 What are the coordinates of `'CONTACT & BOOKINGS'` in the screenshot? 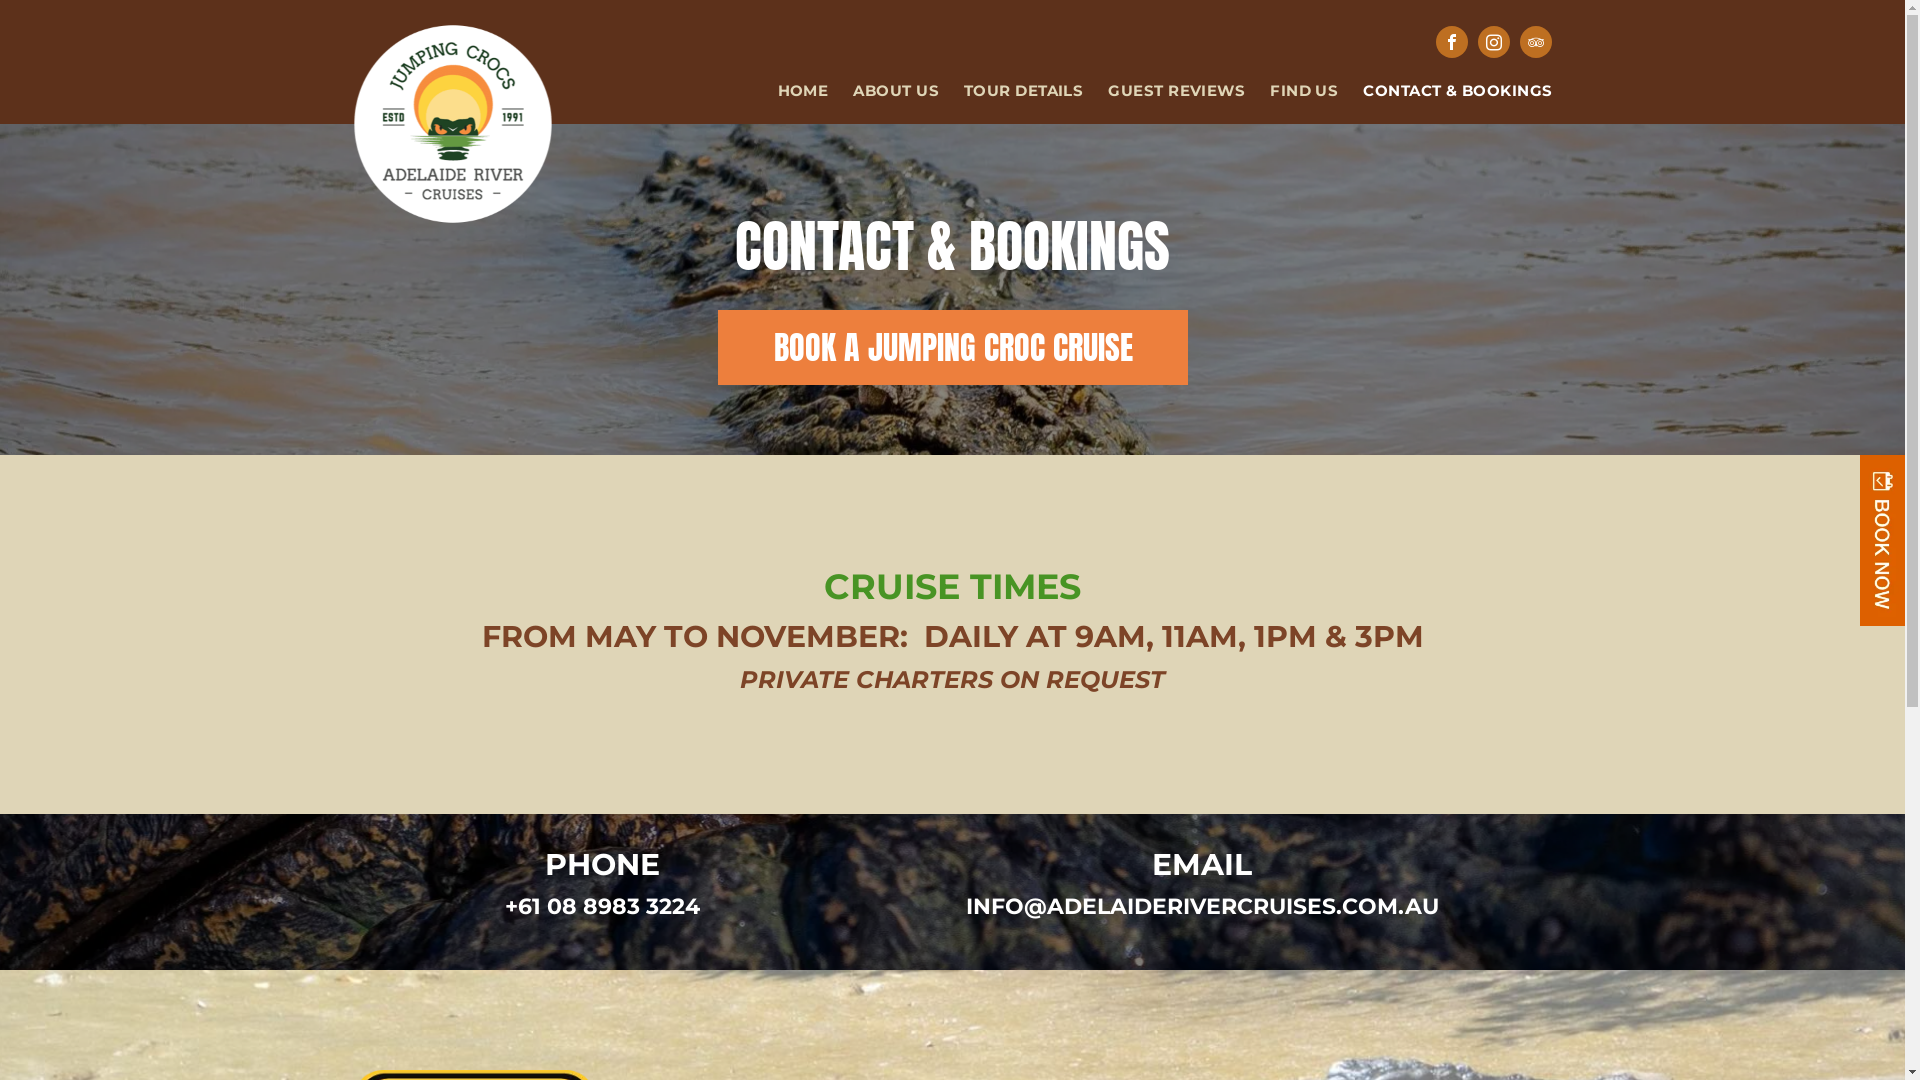 It's located at (1444, 91).